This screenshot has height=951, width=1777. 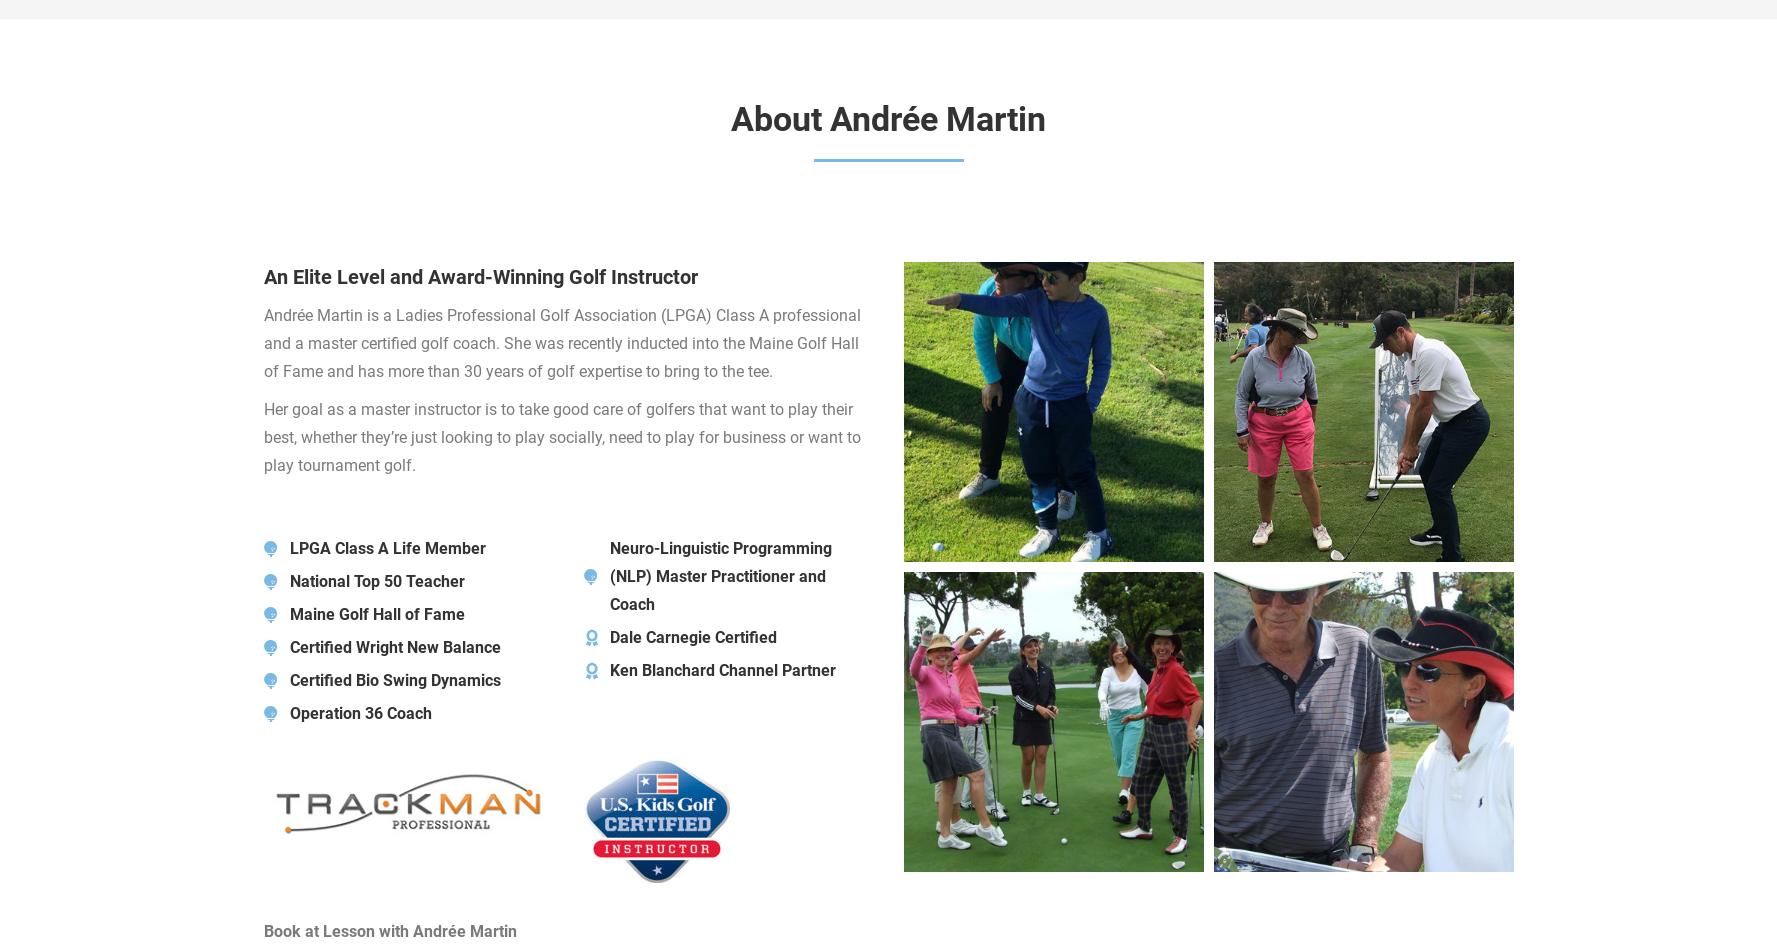 What do you see at coordinates (560, 437) in the screenshot?
I see `'Her goal as a master instructor is to take good care of golfers that want to play their best, whether they’re just looking to play socially, need to play for business or want to play tournament golf.'` at bounding box center [560, 437].